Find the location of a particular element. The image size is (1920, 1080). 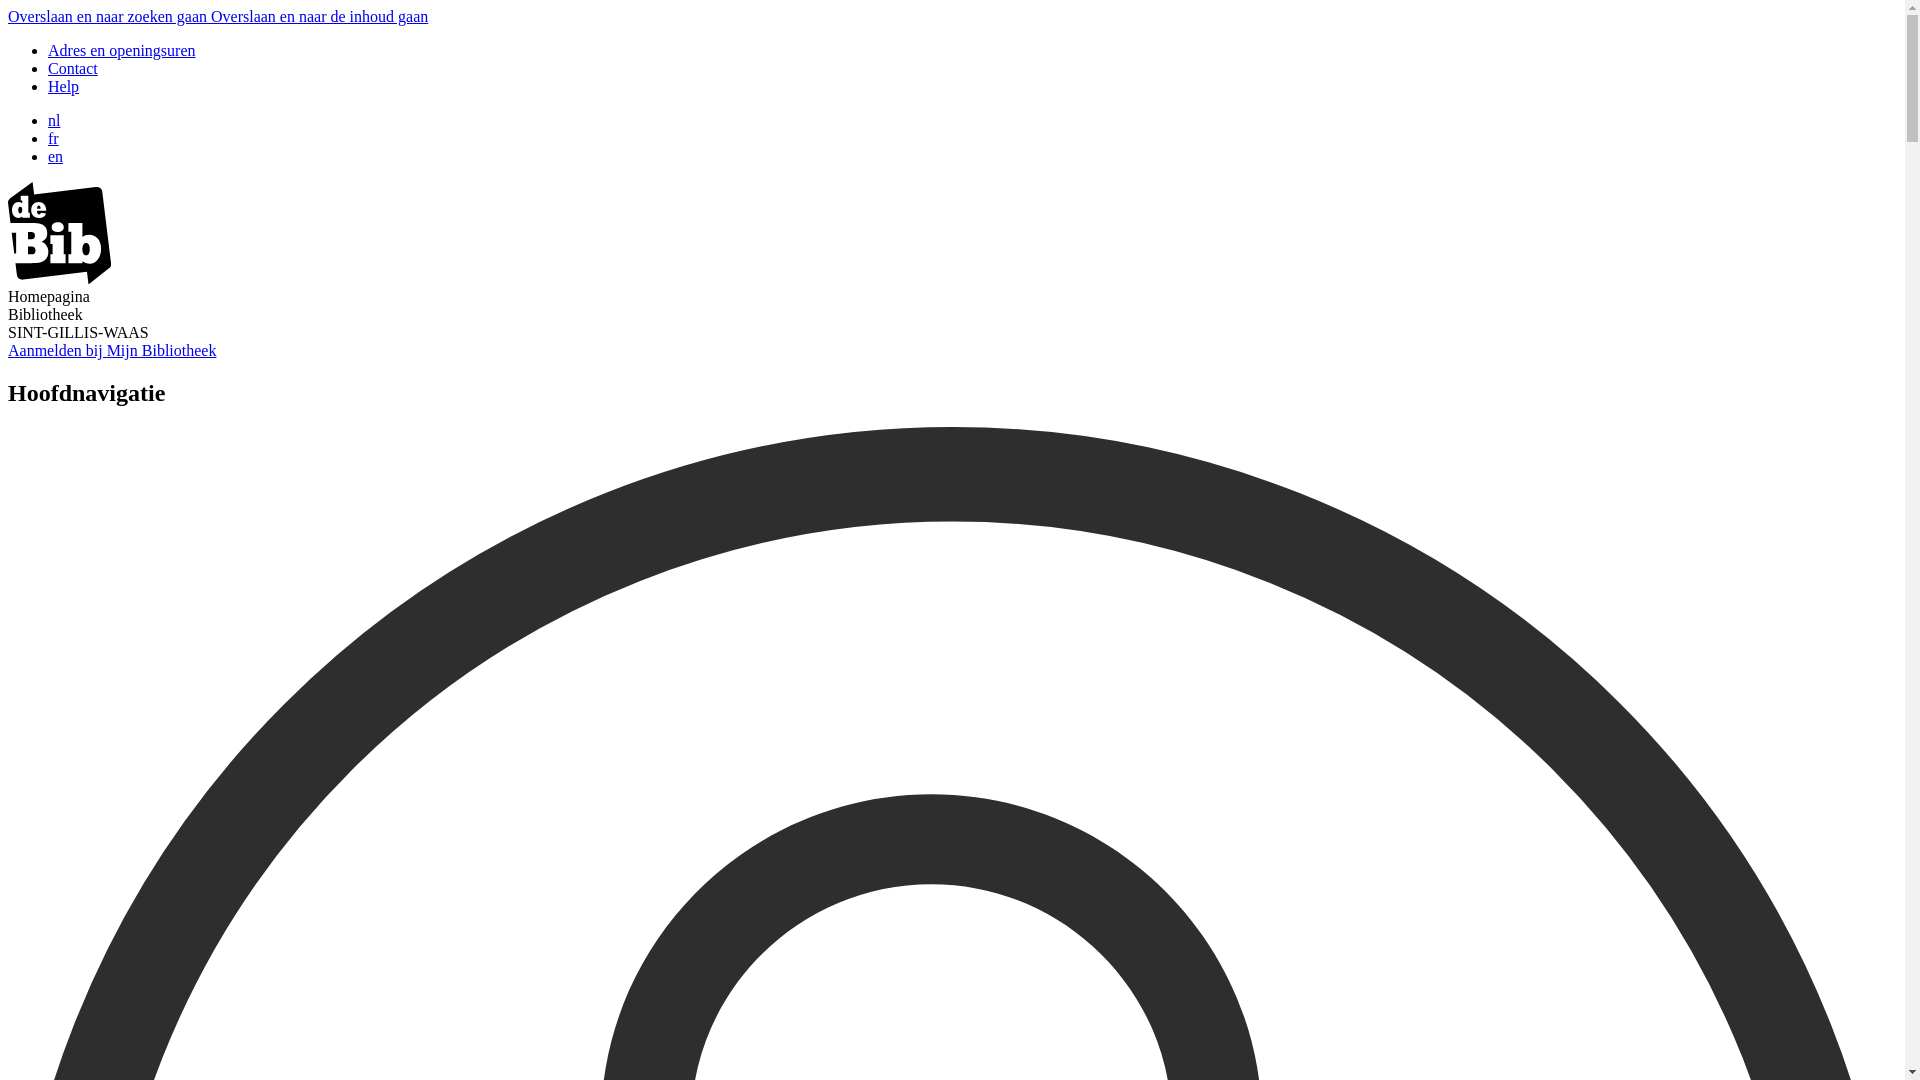

'Adres en openingsuren' is located at coordinates (120, 49).